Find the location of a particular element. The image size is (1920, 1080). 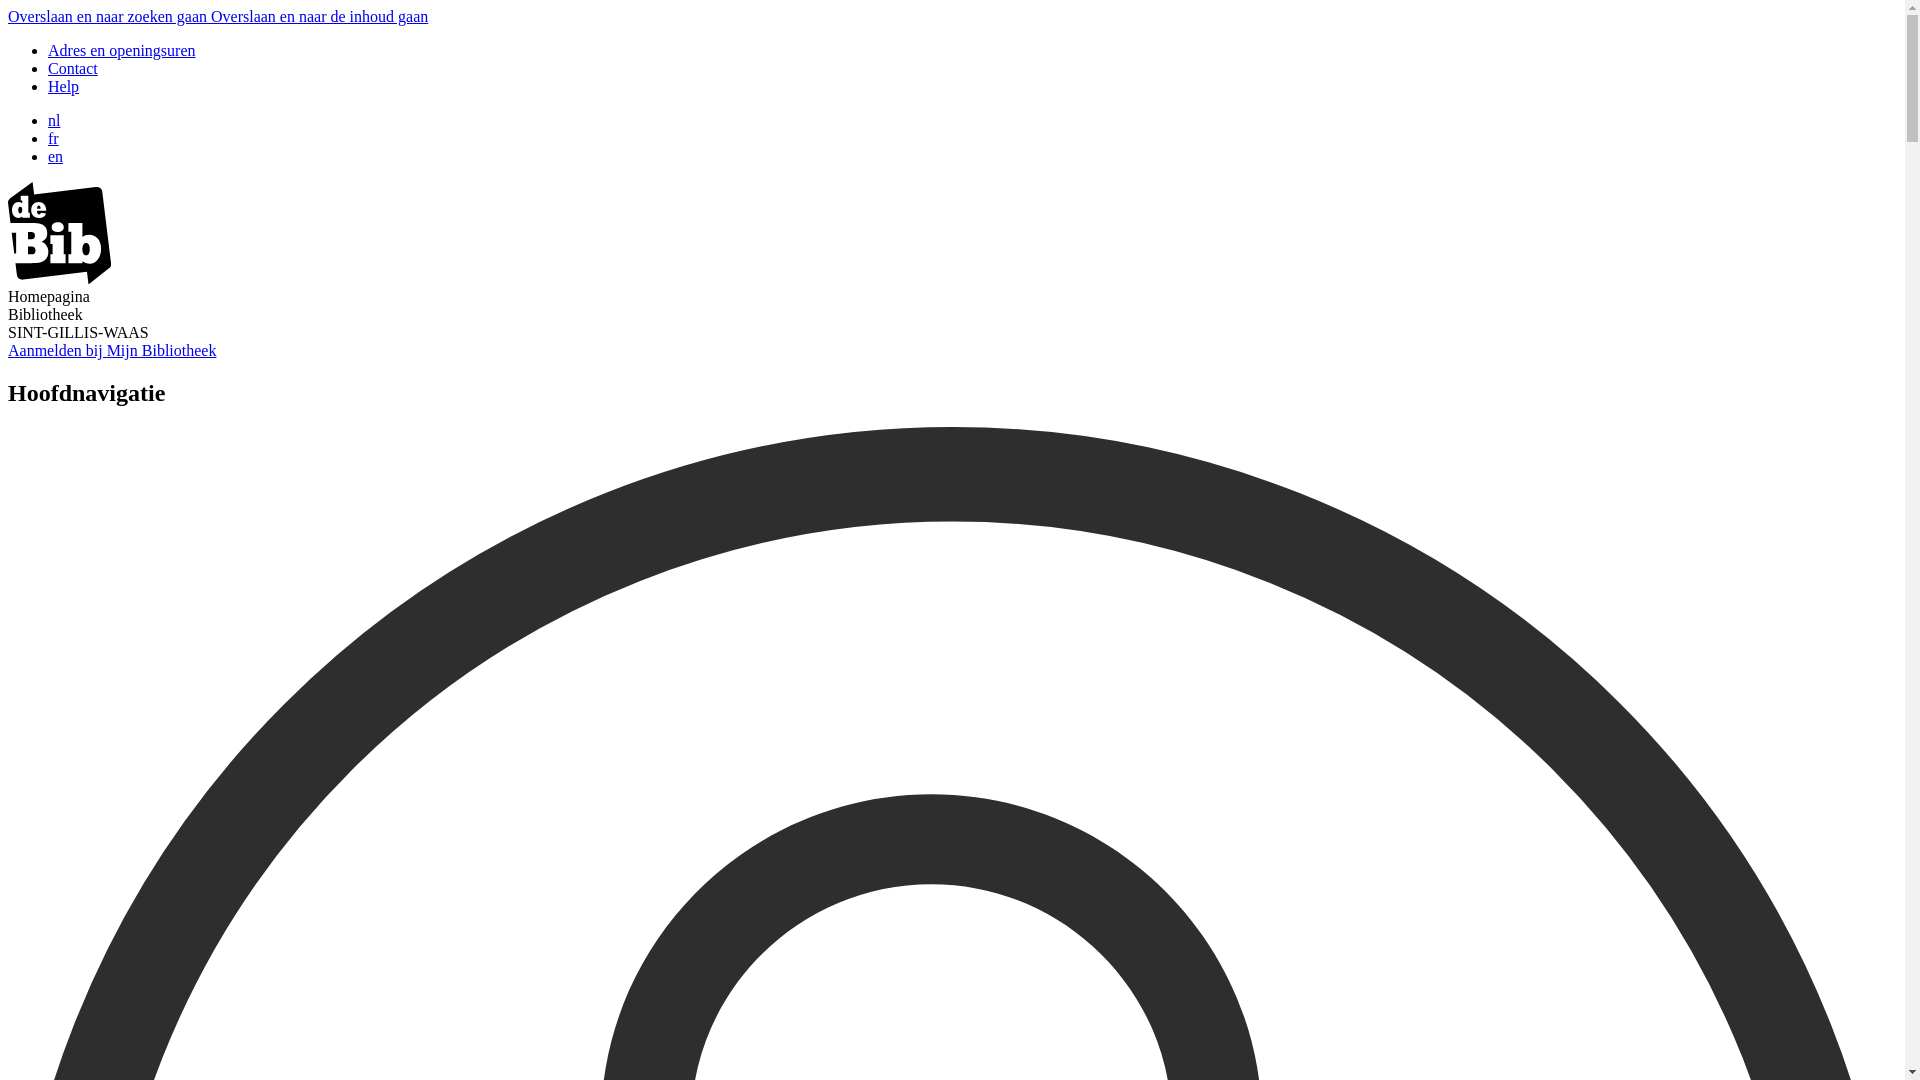

'Adres en openingsuren' is located at coordinates (120, 49).